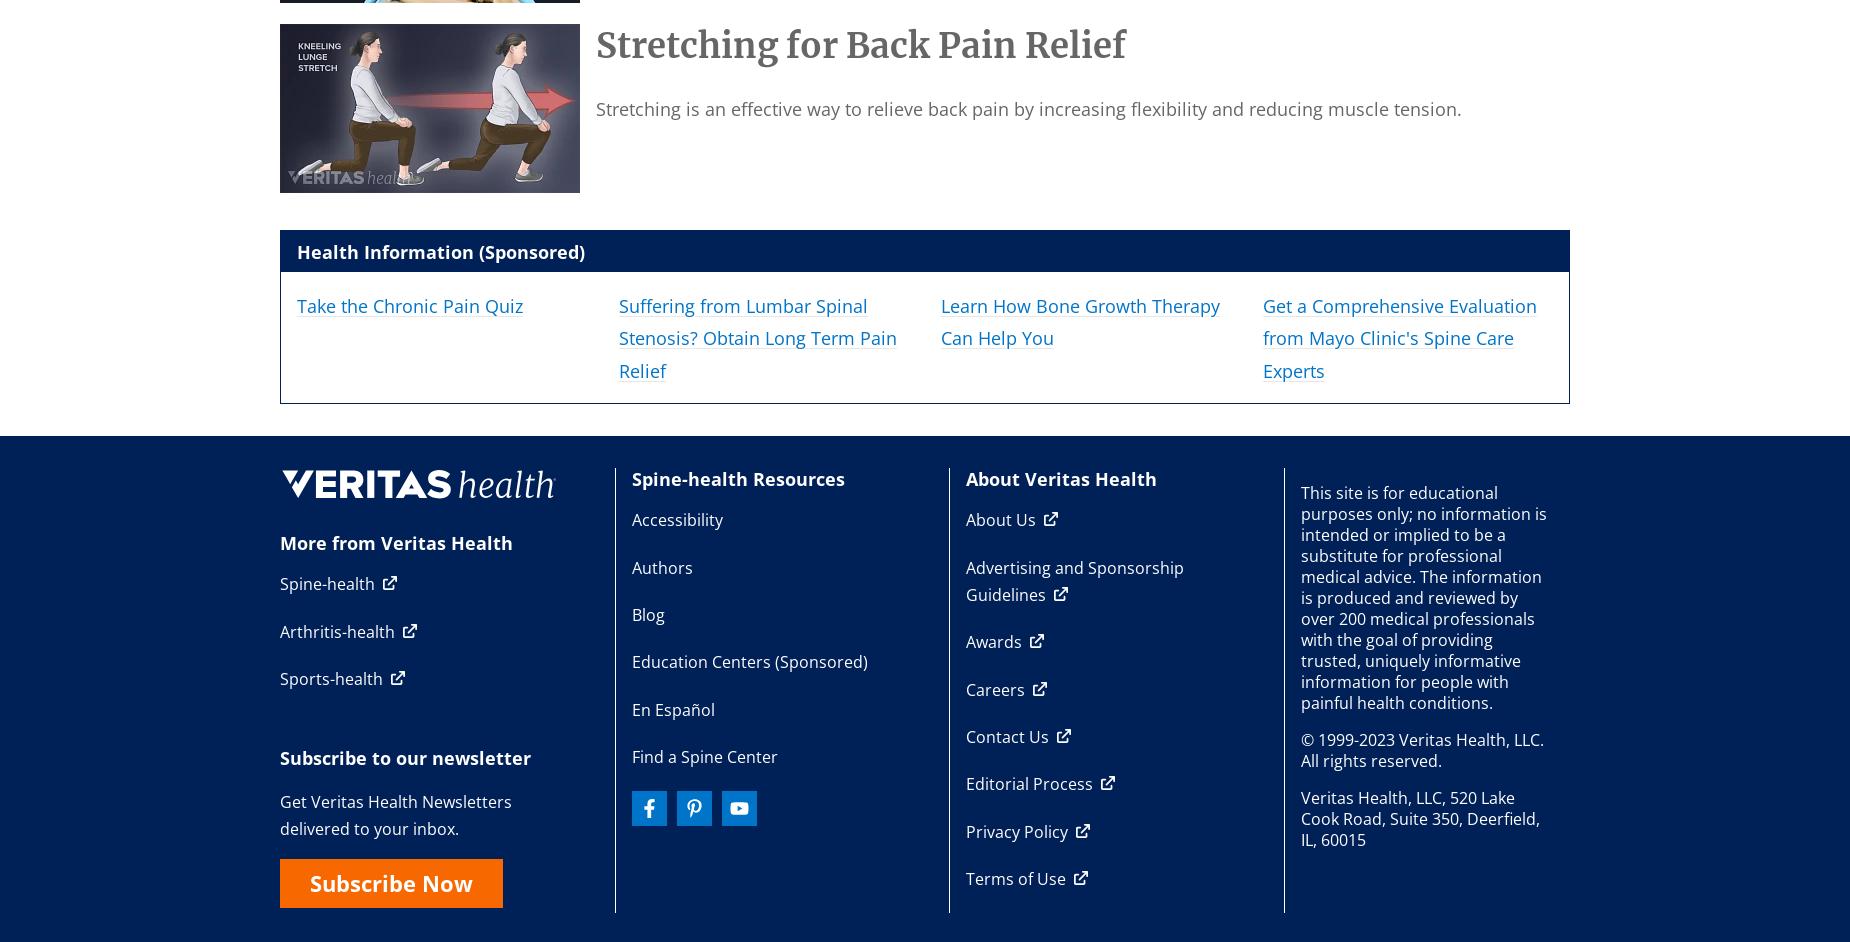 The width and height of the screenshot is (1850, 942). Describe the element at coordinates (996, 688) in the screenshot. I see `'Careers'` at that location.